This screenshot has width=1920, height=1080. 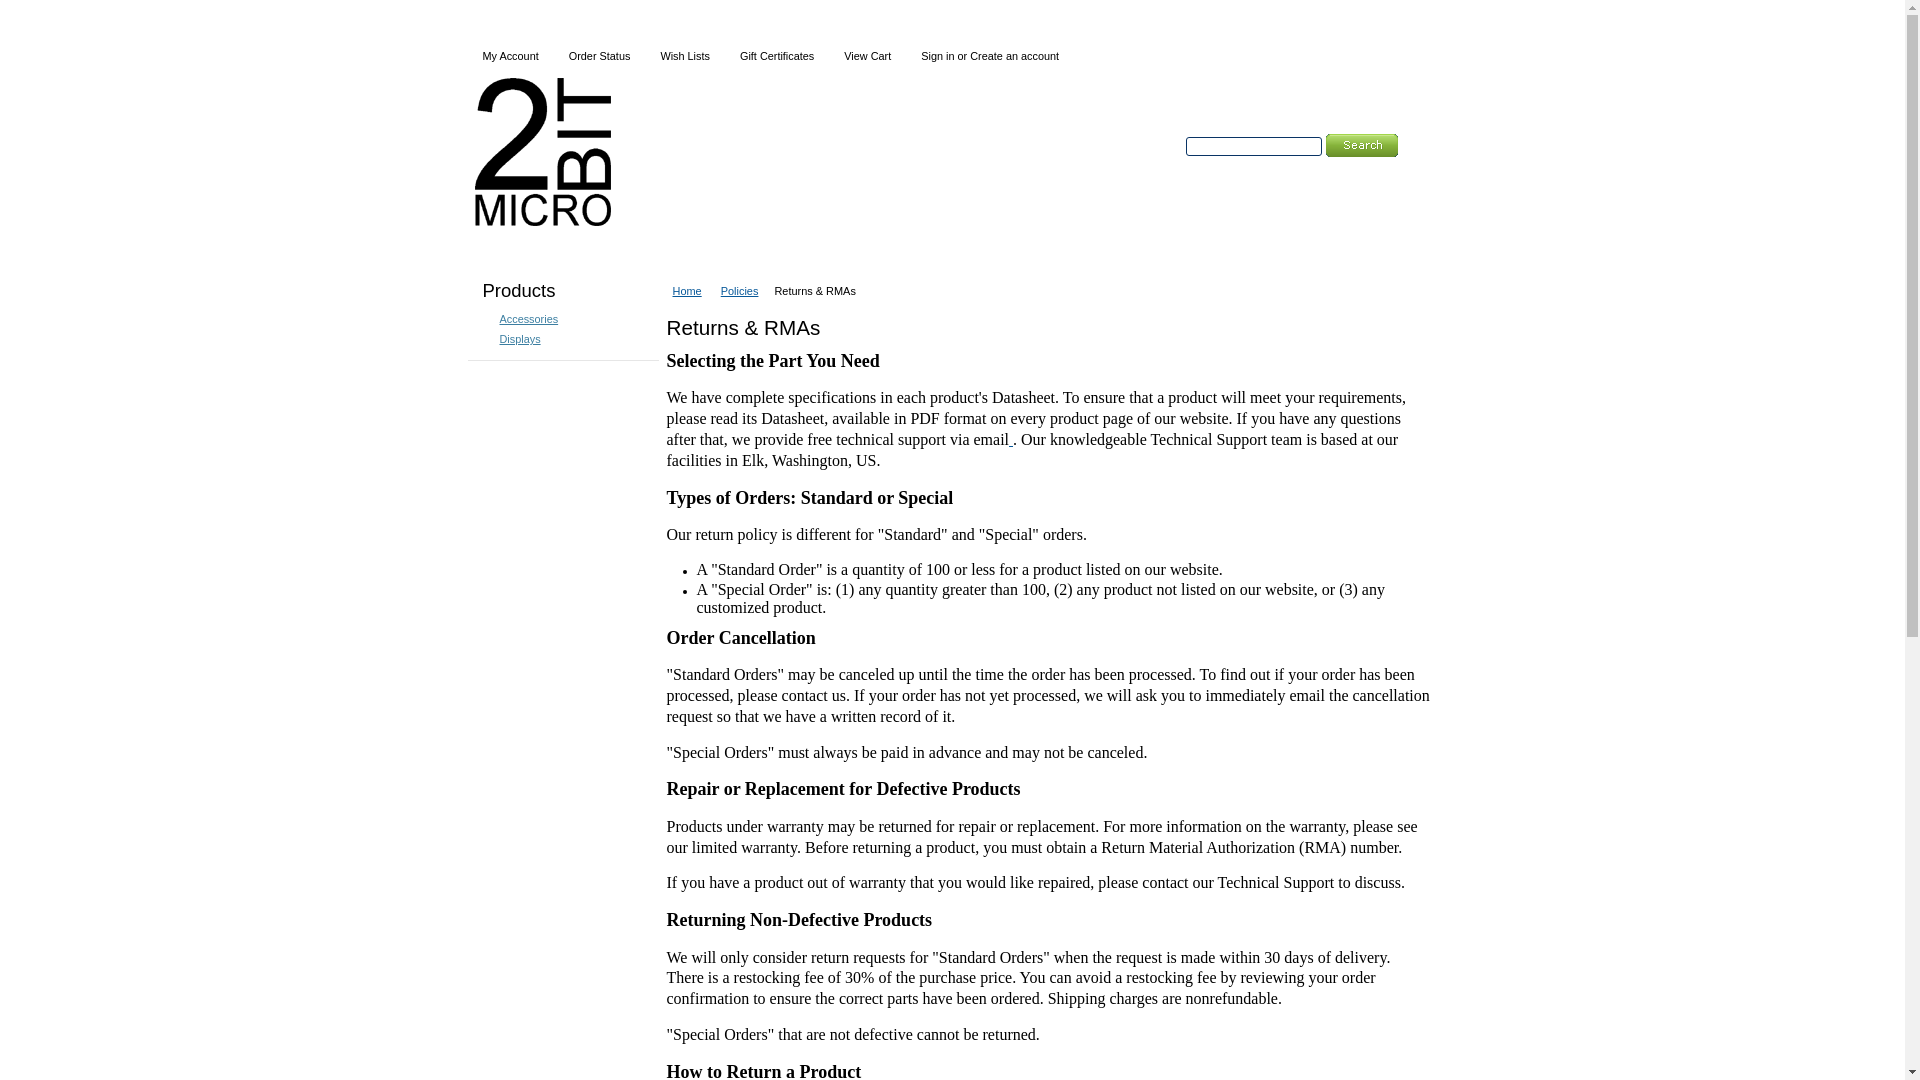 What do you see at coordinates (776, 55) in the screenshot?
I see `'Gift Certificates'` at bounding box center [776, 55].